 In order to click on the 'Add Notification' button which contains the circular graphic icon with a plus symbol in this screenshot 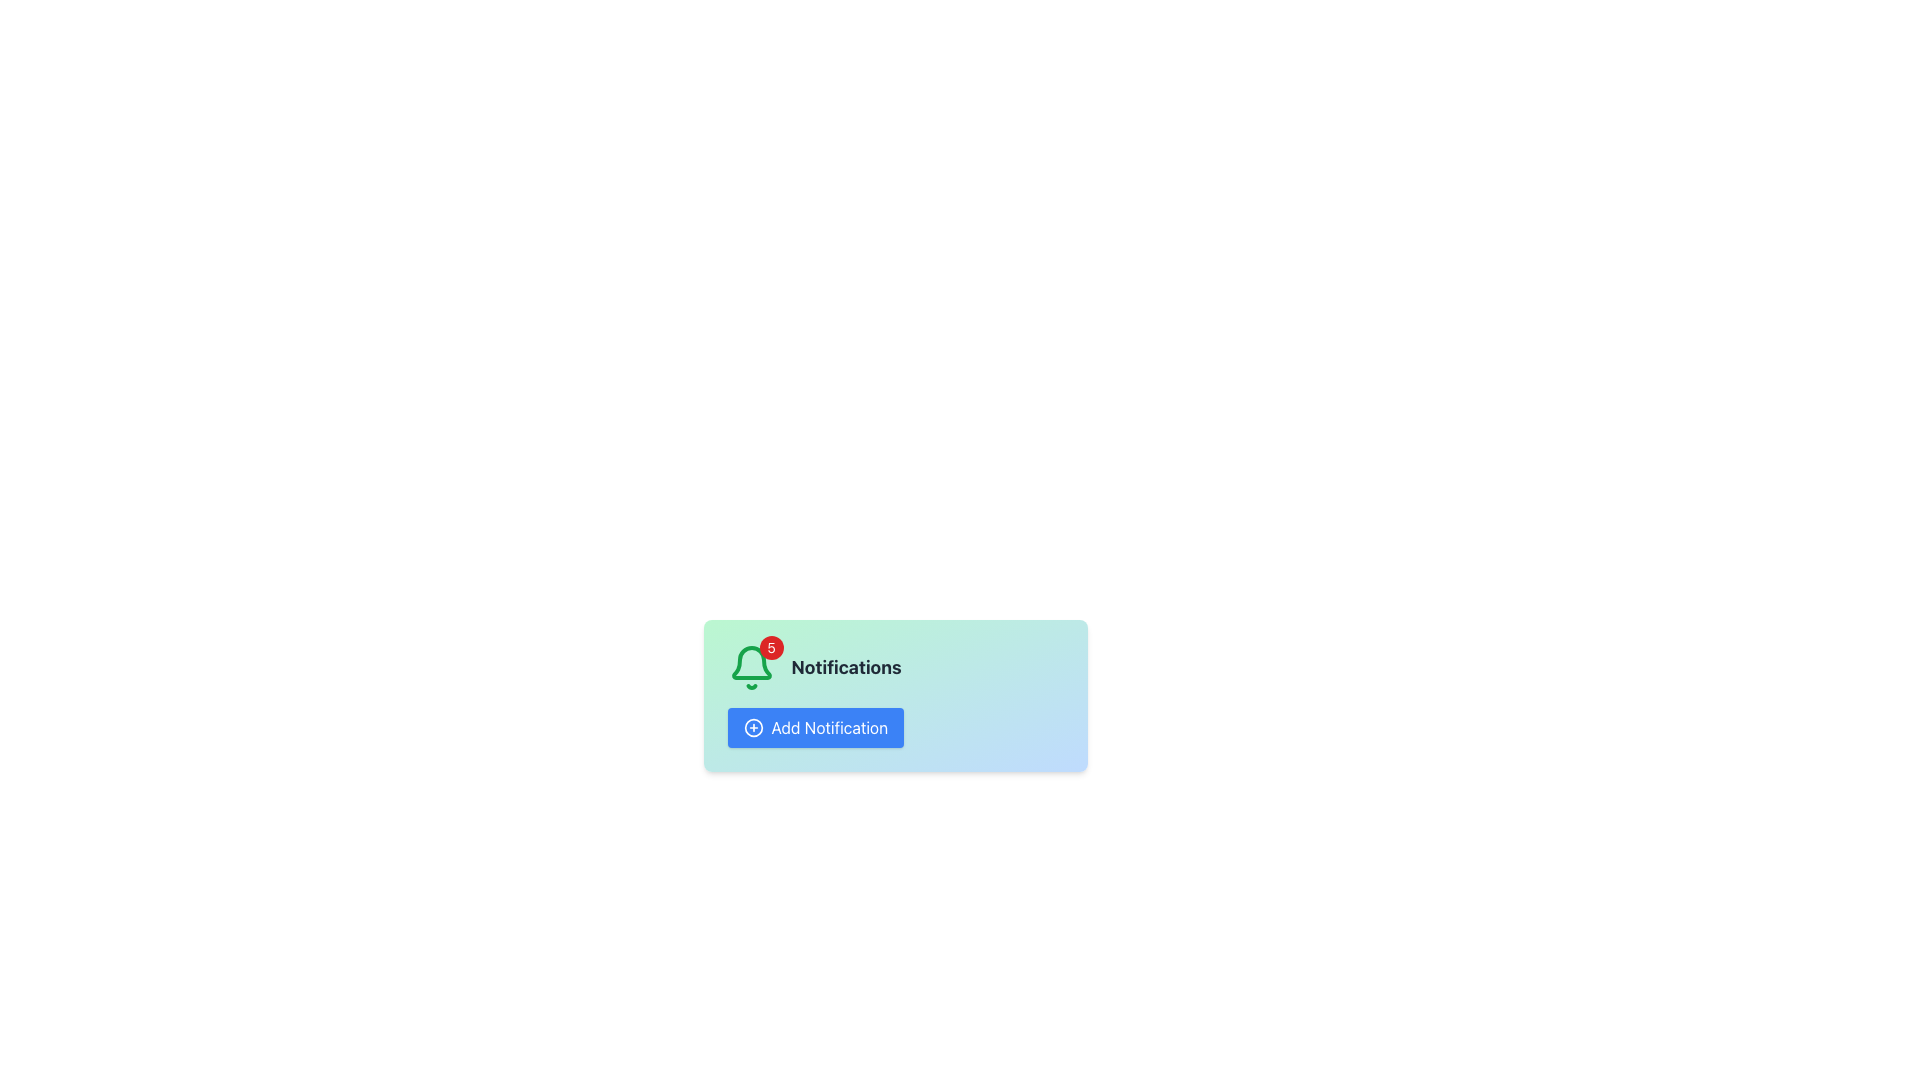, I will do `click(752, 728)`.